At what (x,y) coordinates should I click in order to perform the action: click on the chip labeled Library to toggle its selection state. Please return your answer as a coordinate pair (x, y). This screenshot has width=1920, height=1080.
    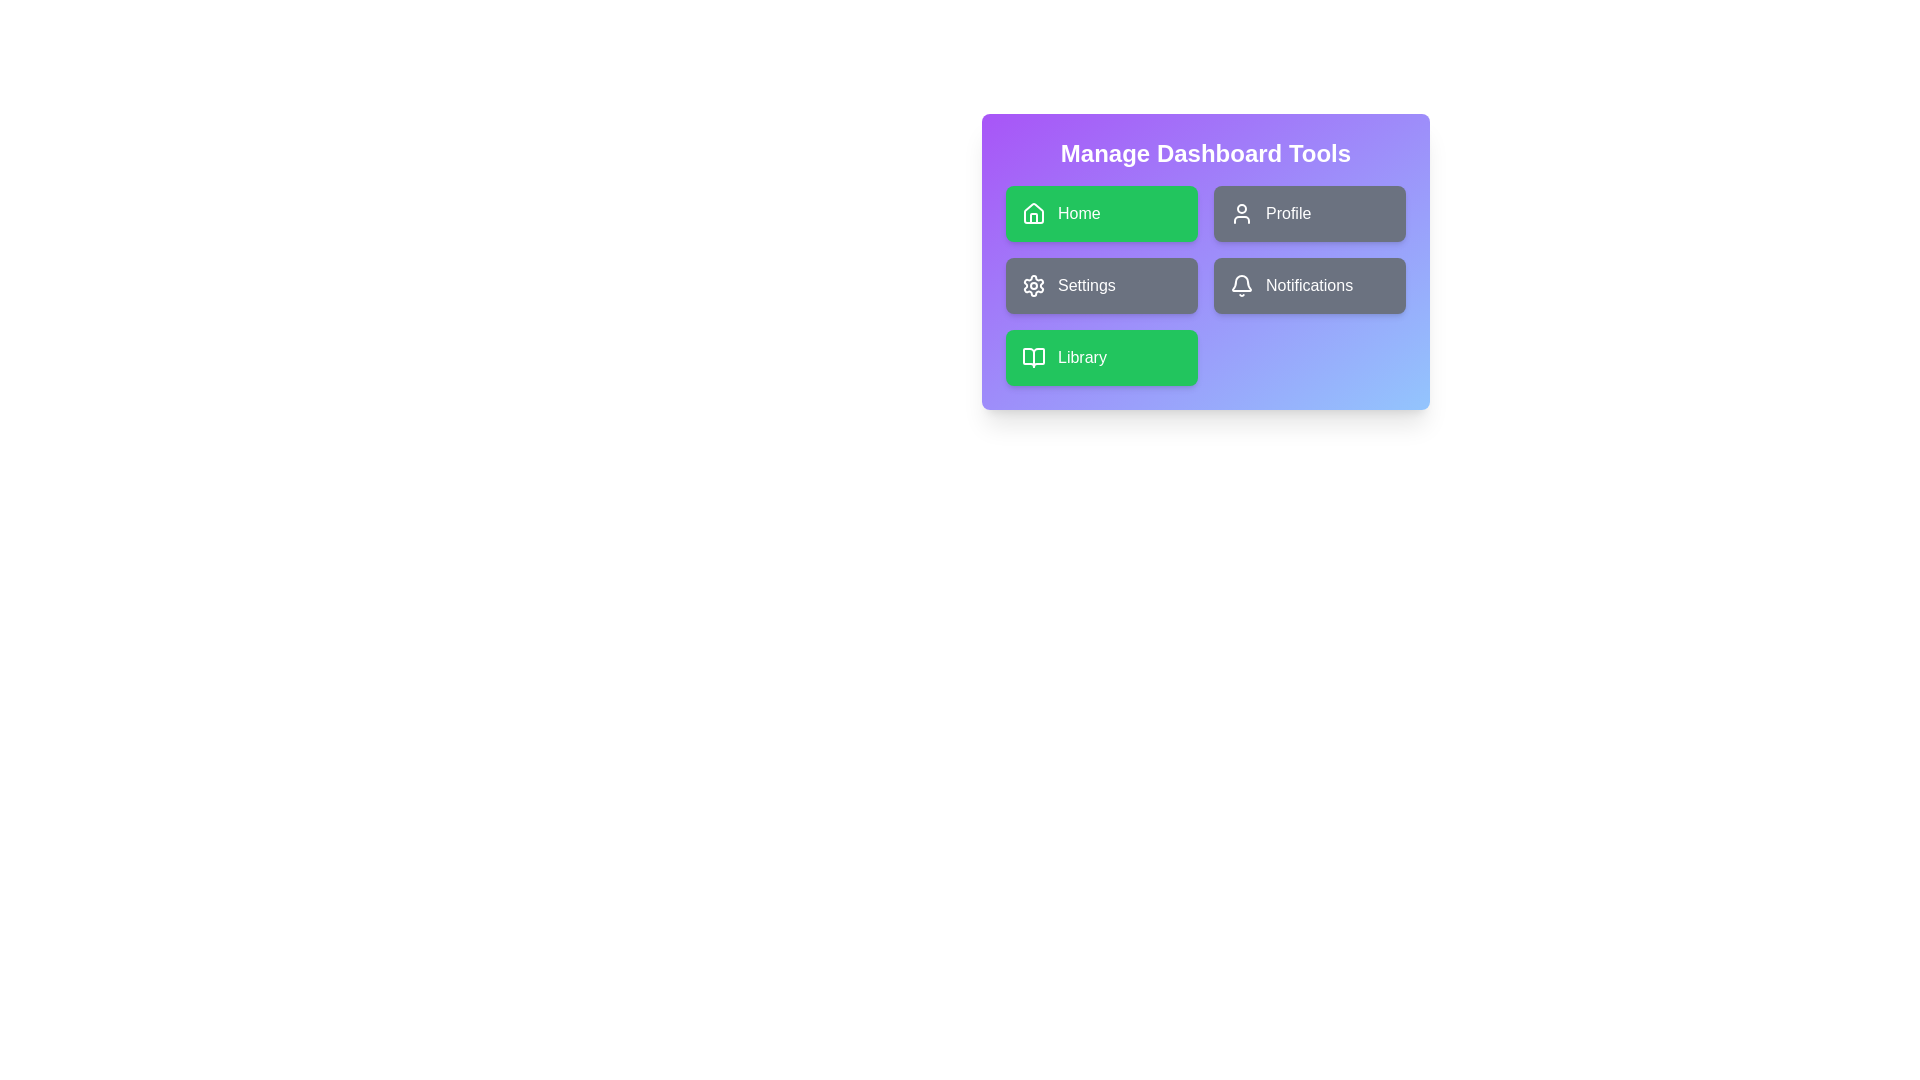
    Looking at the image, I should click on (1101, 357).